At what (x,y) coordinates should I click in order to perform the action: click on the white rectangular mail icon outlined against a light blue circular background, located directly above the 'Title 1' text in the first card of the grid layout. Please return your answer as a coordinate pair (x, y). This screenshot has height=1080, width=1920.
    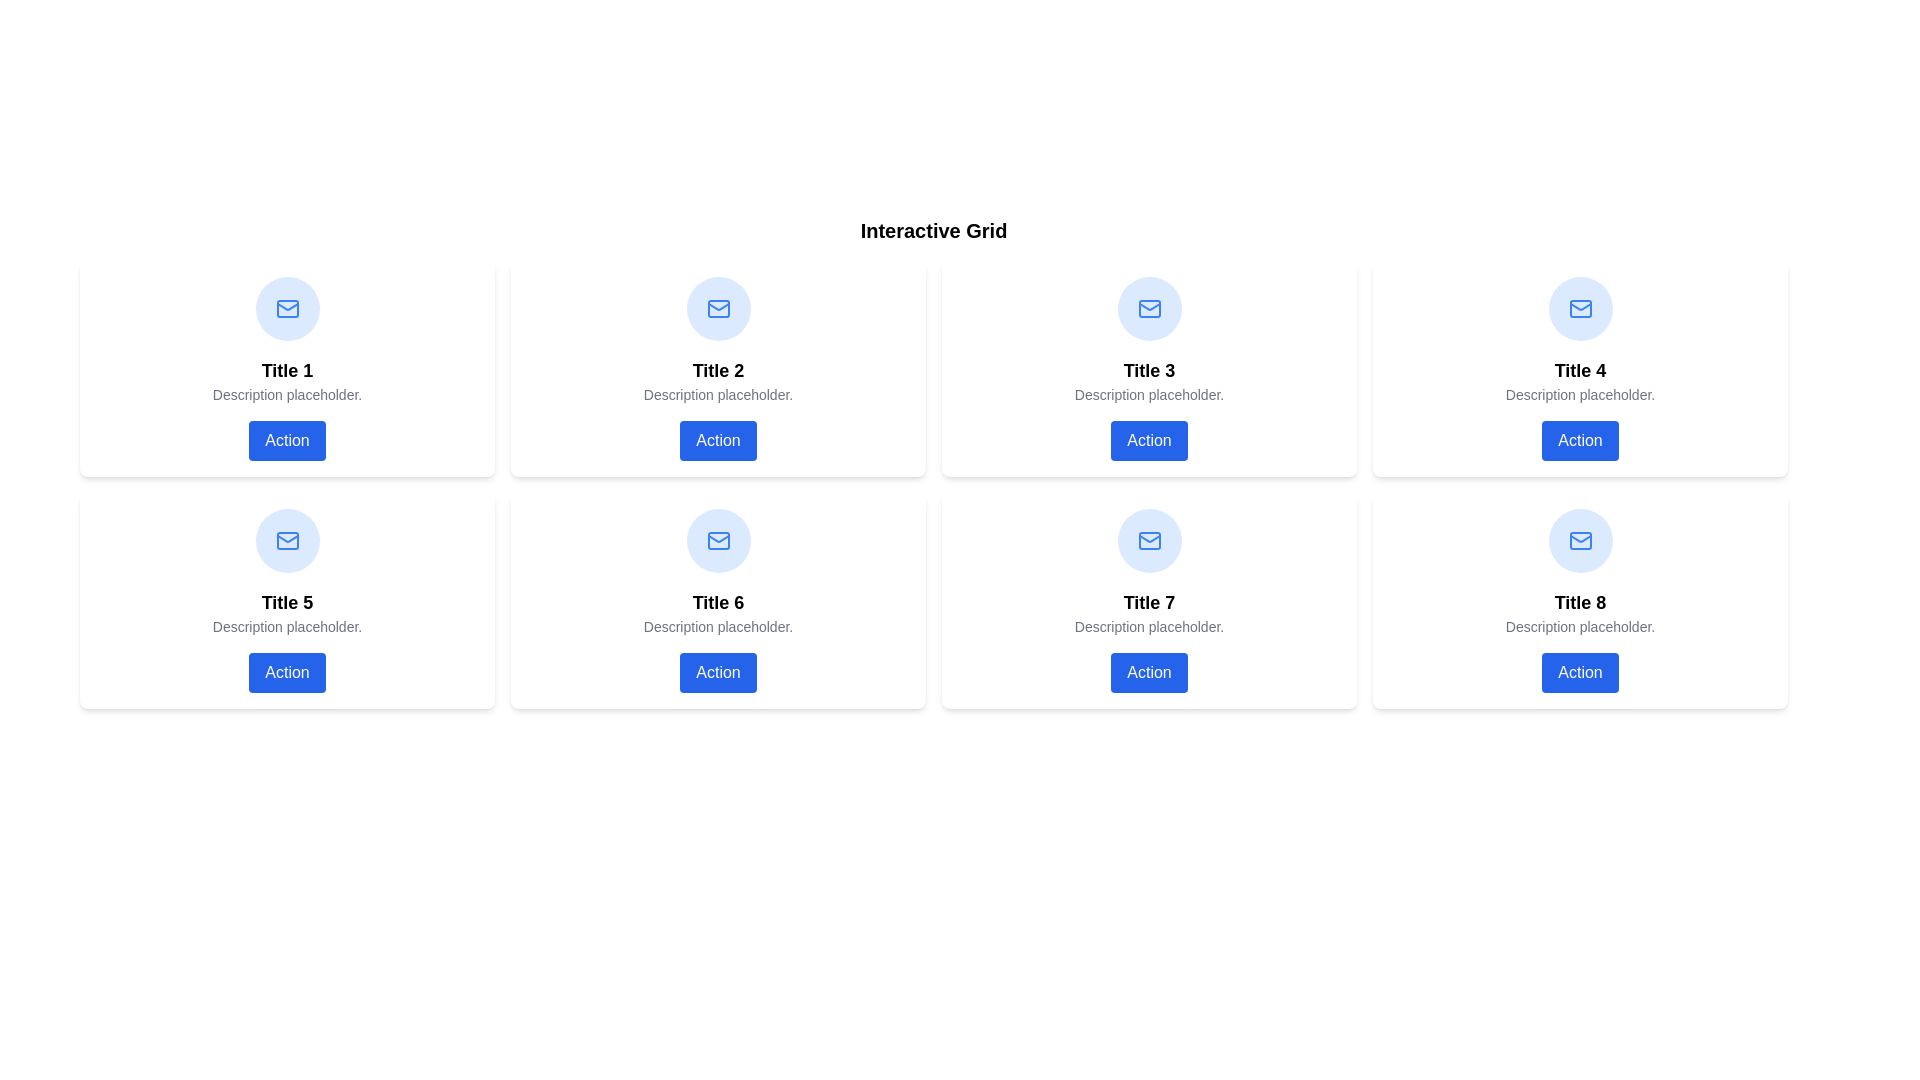
    Looking at the image, I should click on (286, 308).